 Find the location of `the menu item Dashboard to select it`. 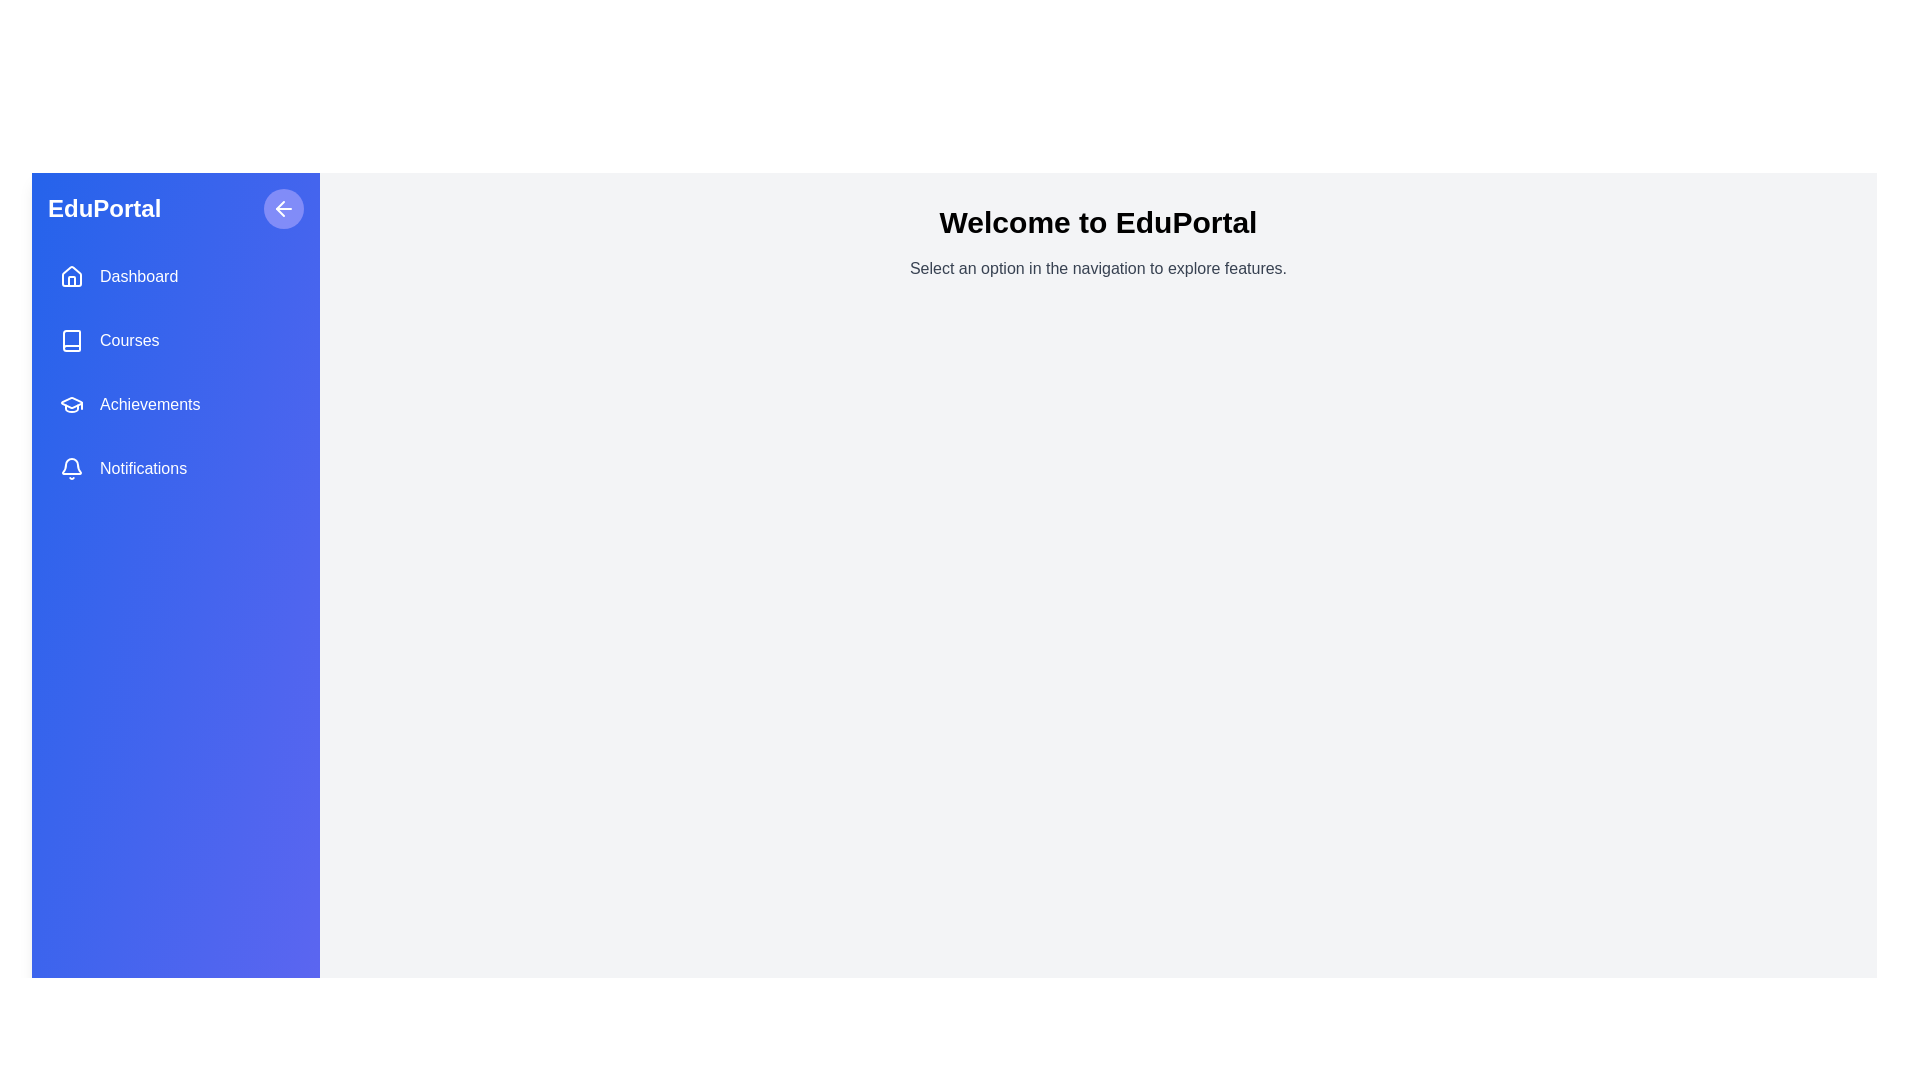

the menu item Dashboard to select it is located at coordinates (176, 277).